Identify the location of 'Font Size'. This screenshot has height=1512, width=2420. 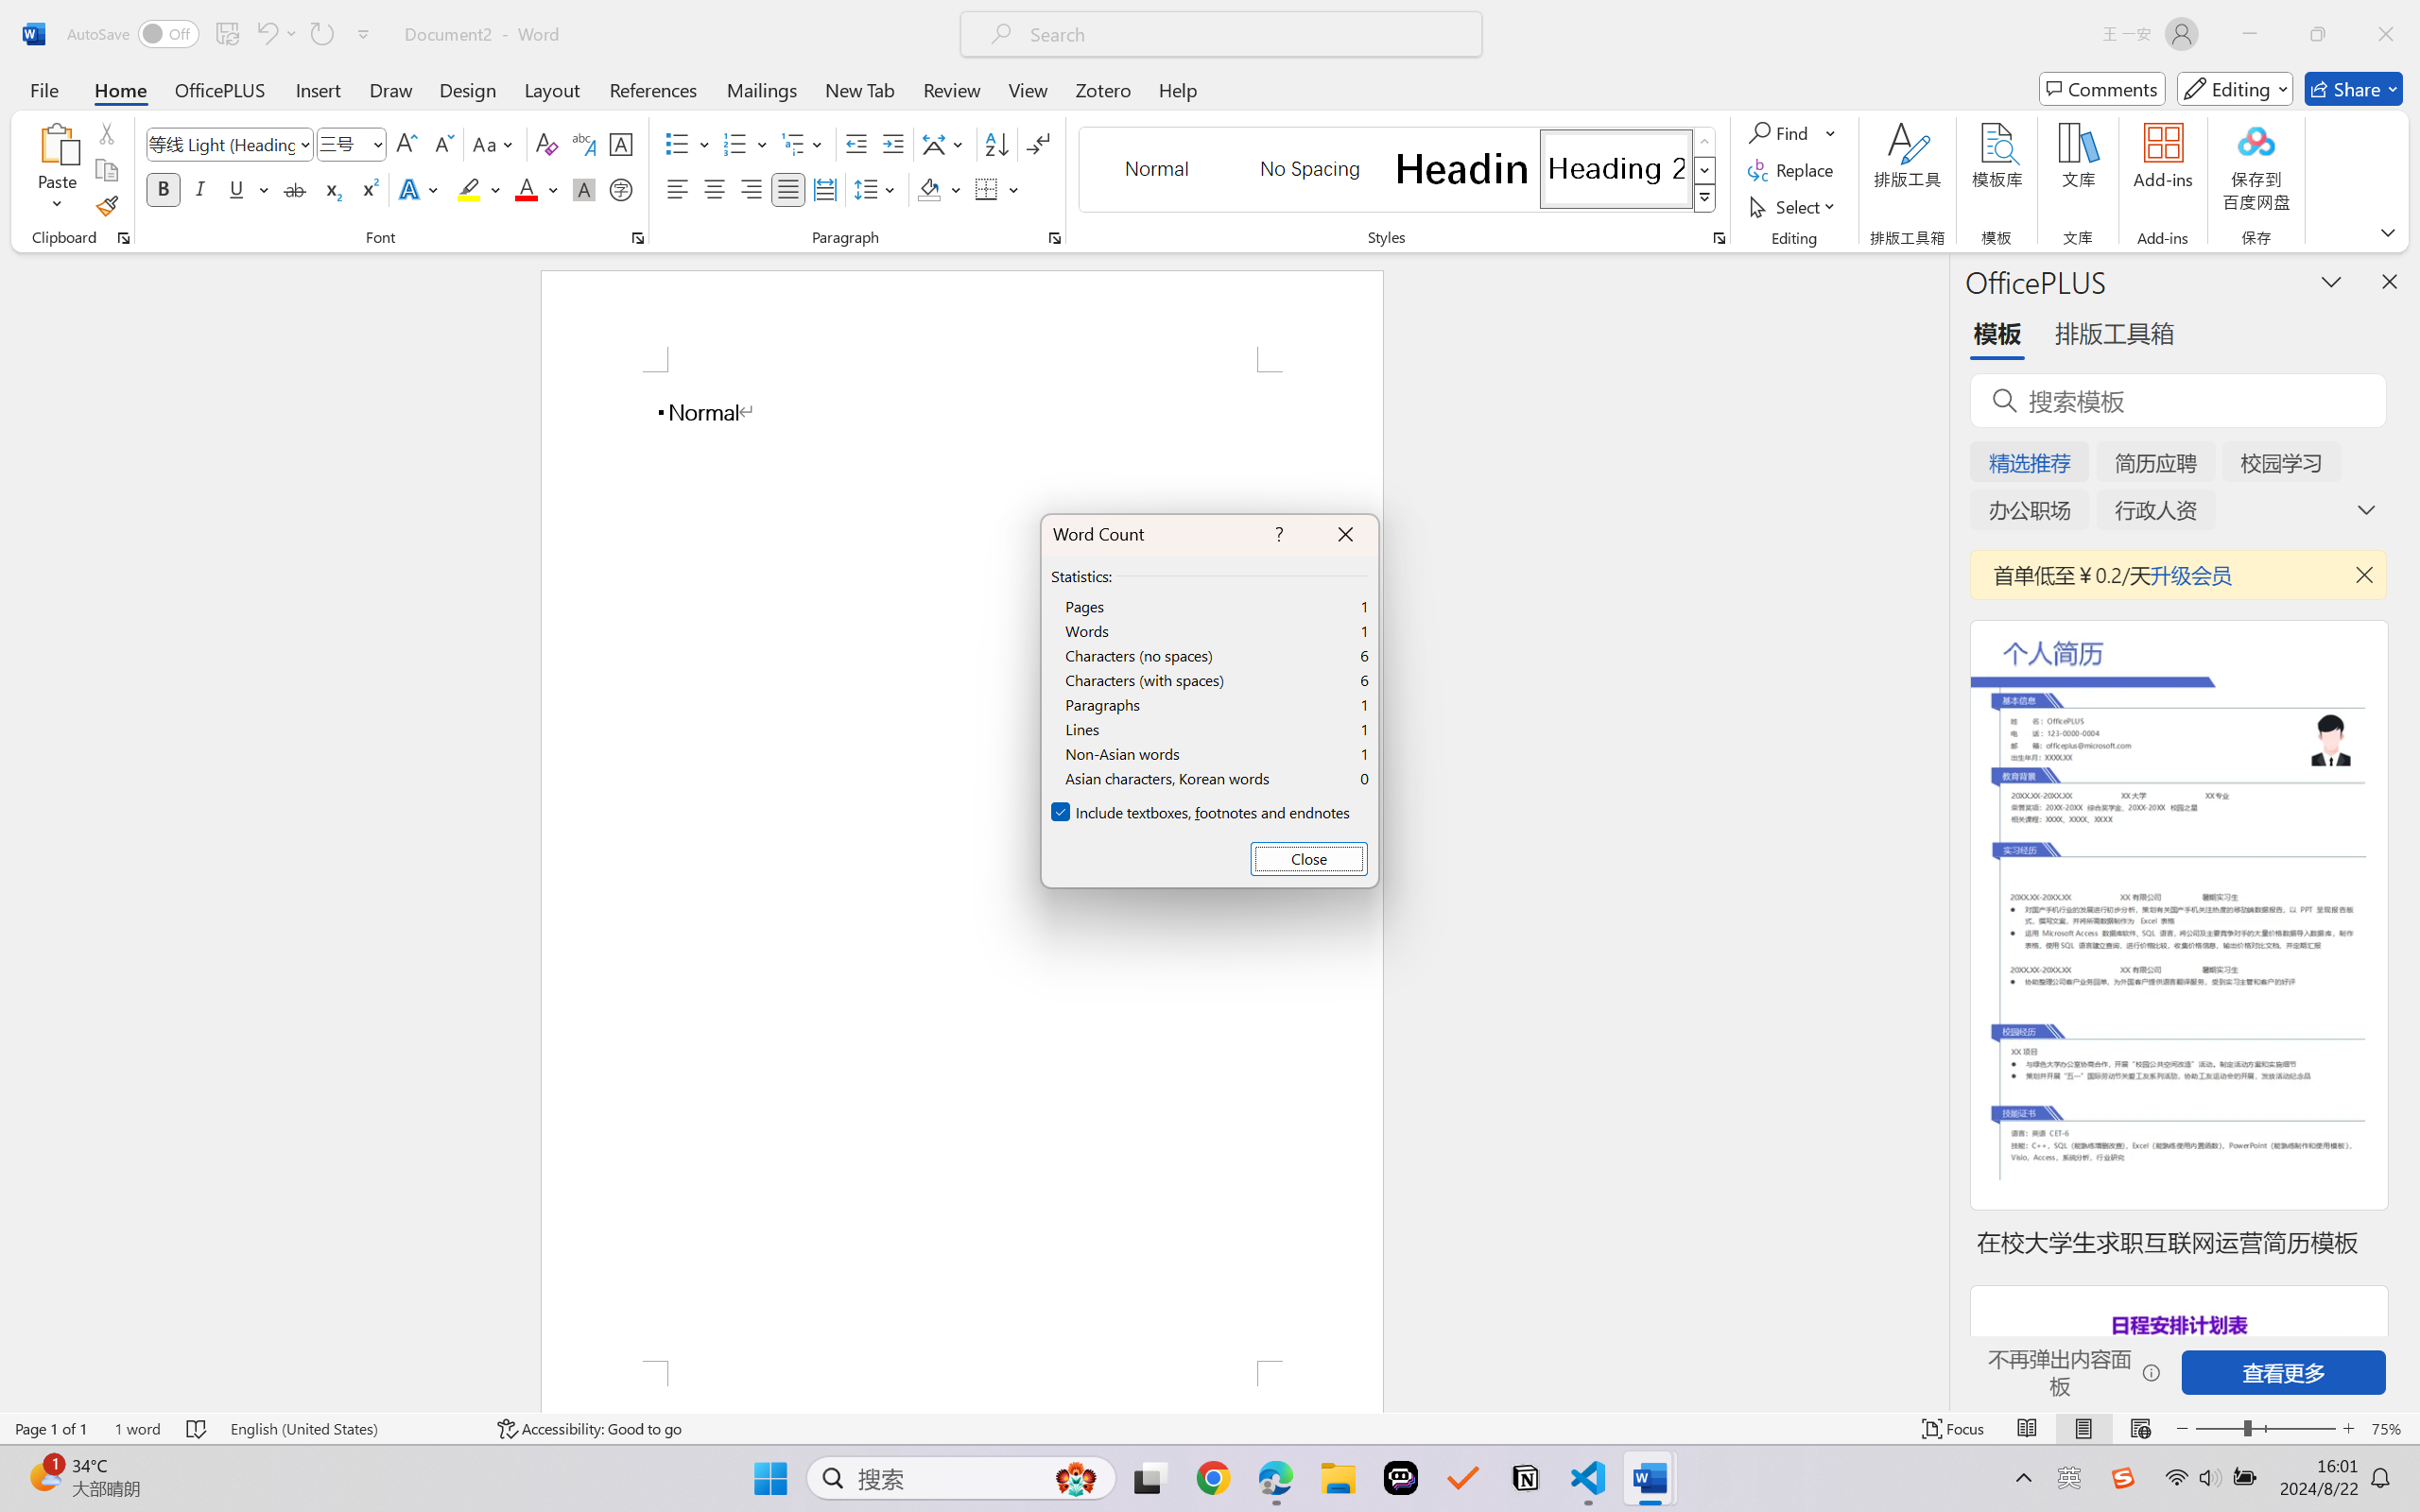
(341, 144).